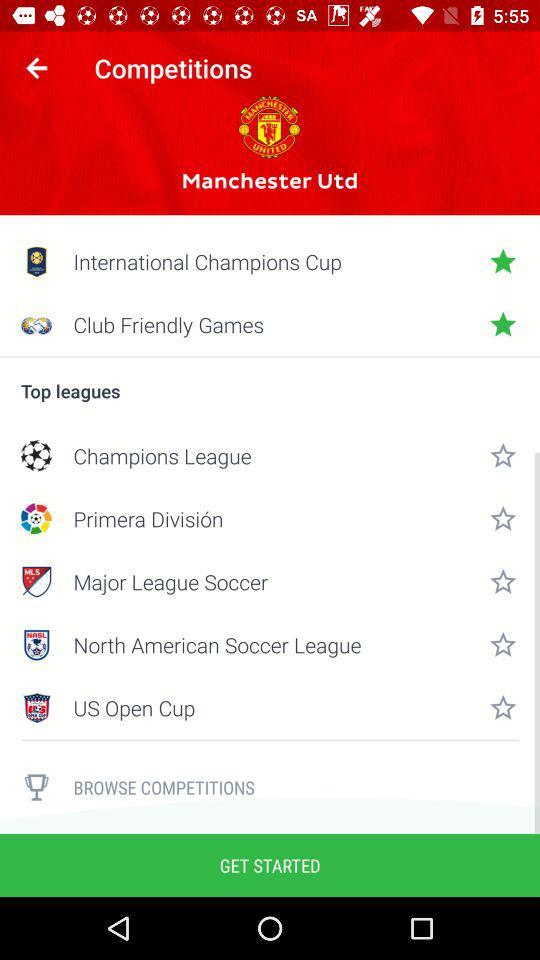  What do you see at coordinates (270, 456) in the screenshot?
I see `champions league icon` at bounding box center [270, 456].